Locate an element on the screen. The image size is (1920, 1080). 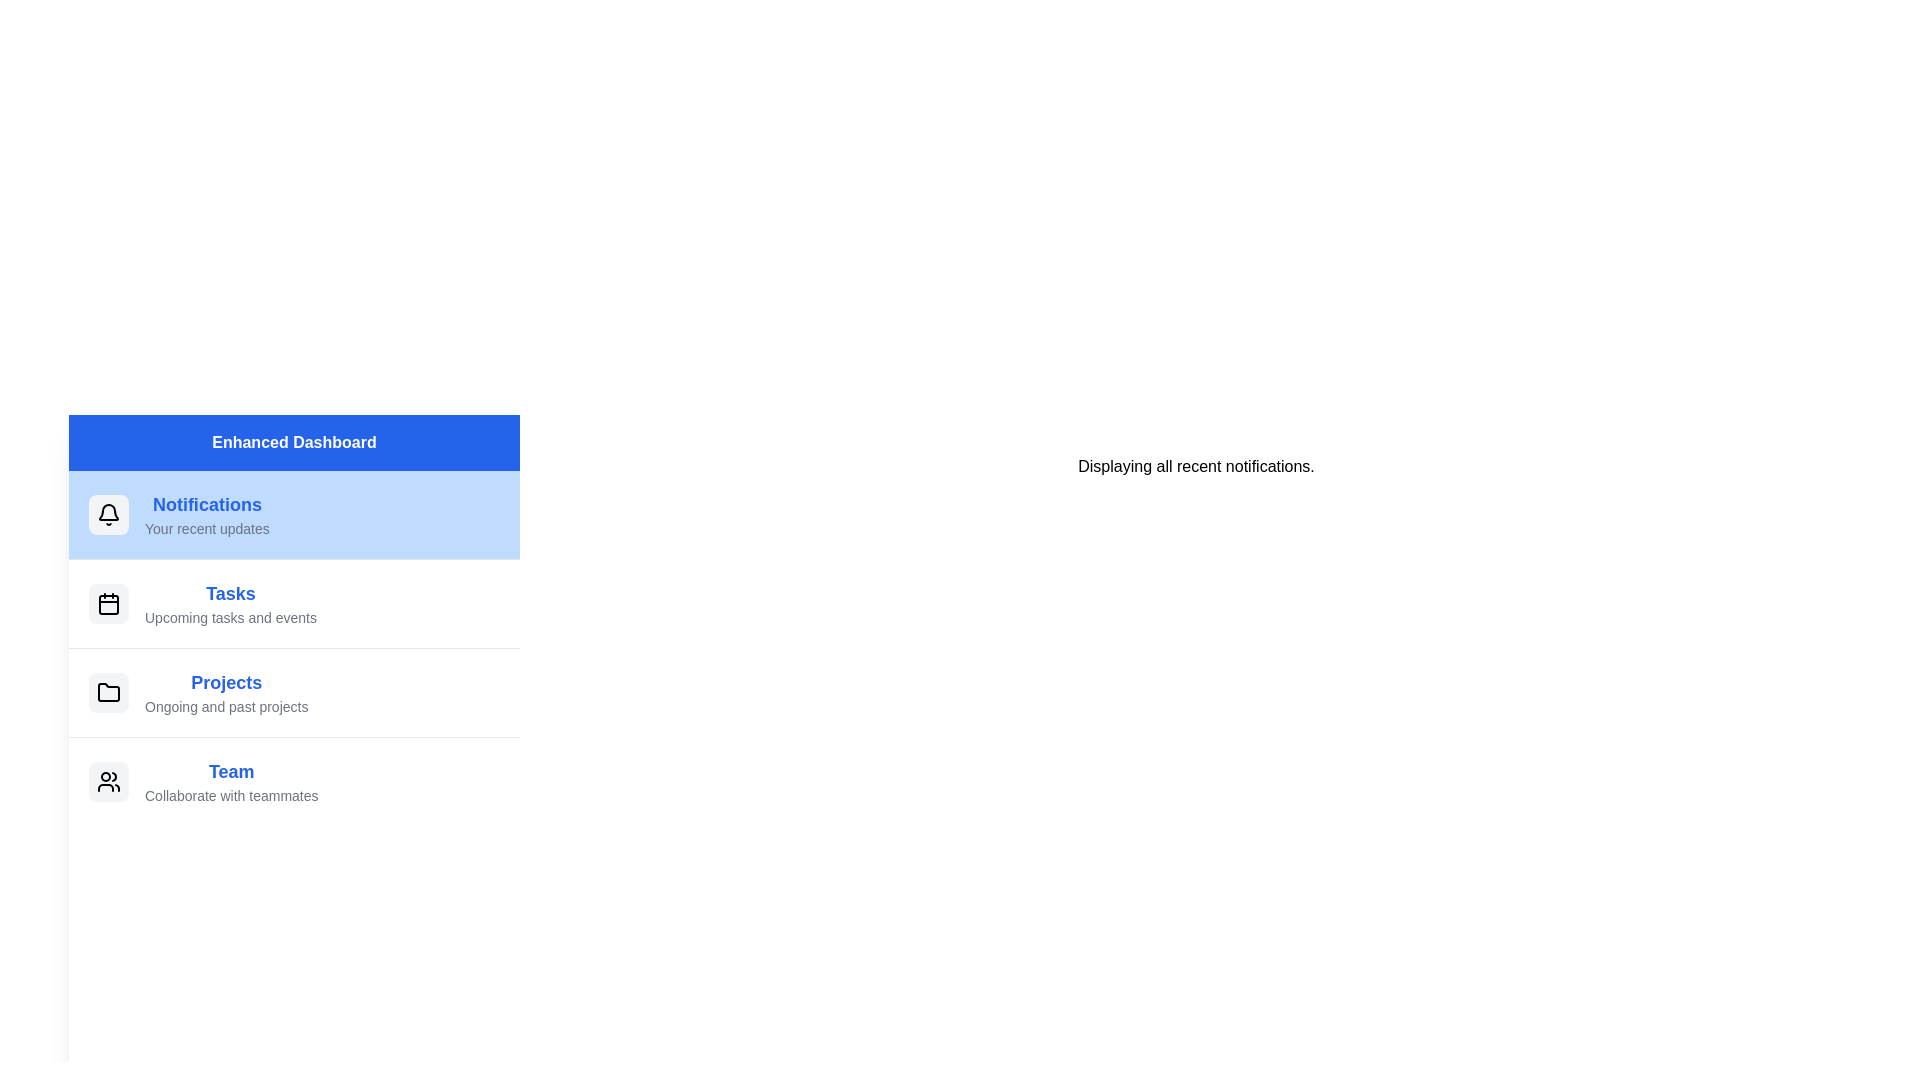
the menu item Team to access its context menu is located at coordinates (293, 780).